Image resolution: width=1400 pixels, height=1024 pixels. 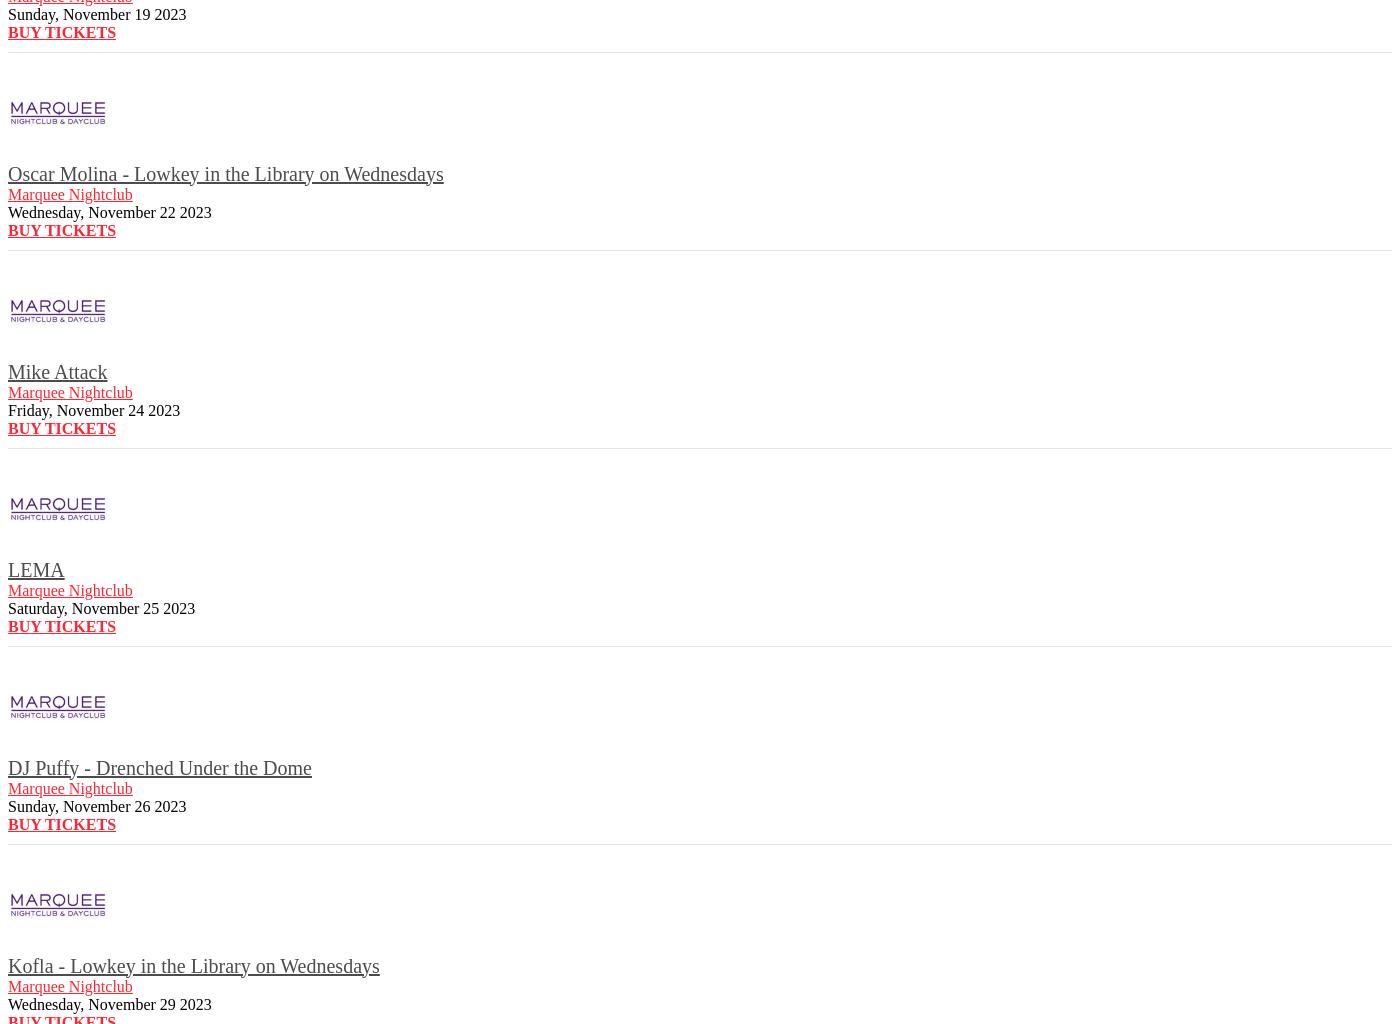 I want to click on 'Friday, November 24 2023', so click(x=7, y=408).